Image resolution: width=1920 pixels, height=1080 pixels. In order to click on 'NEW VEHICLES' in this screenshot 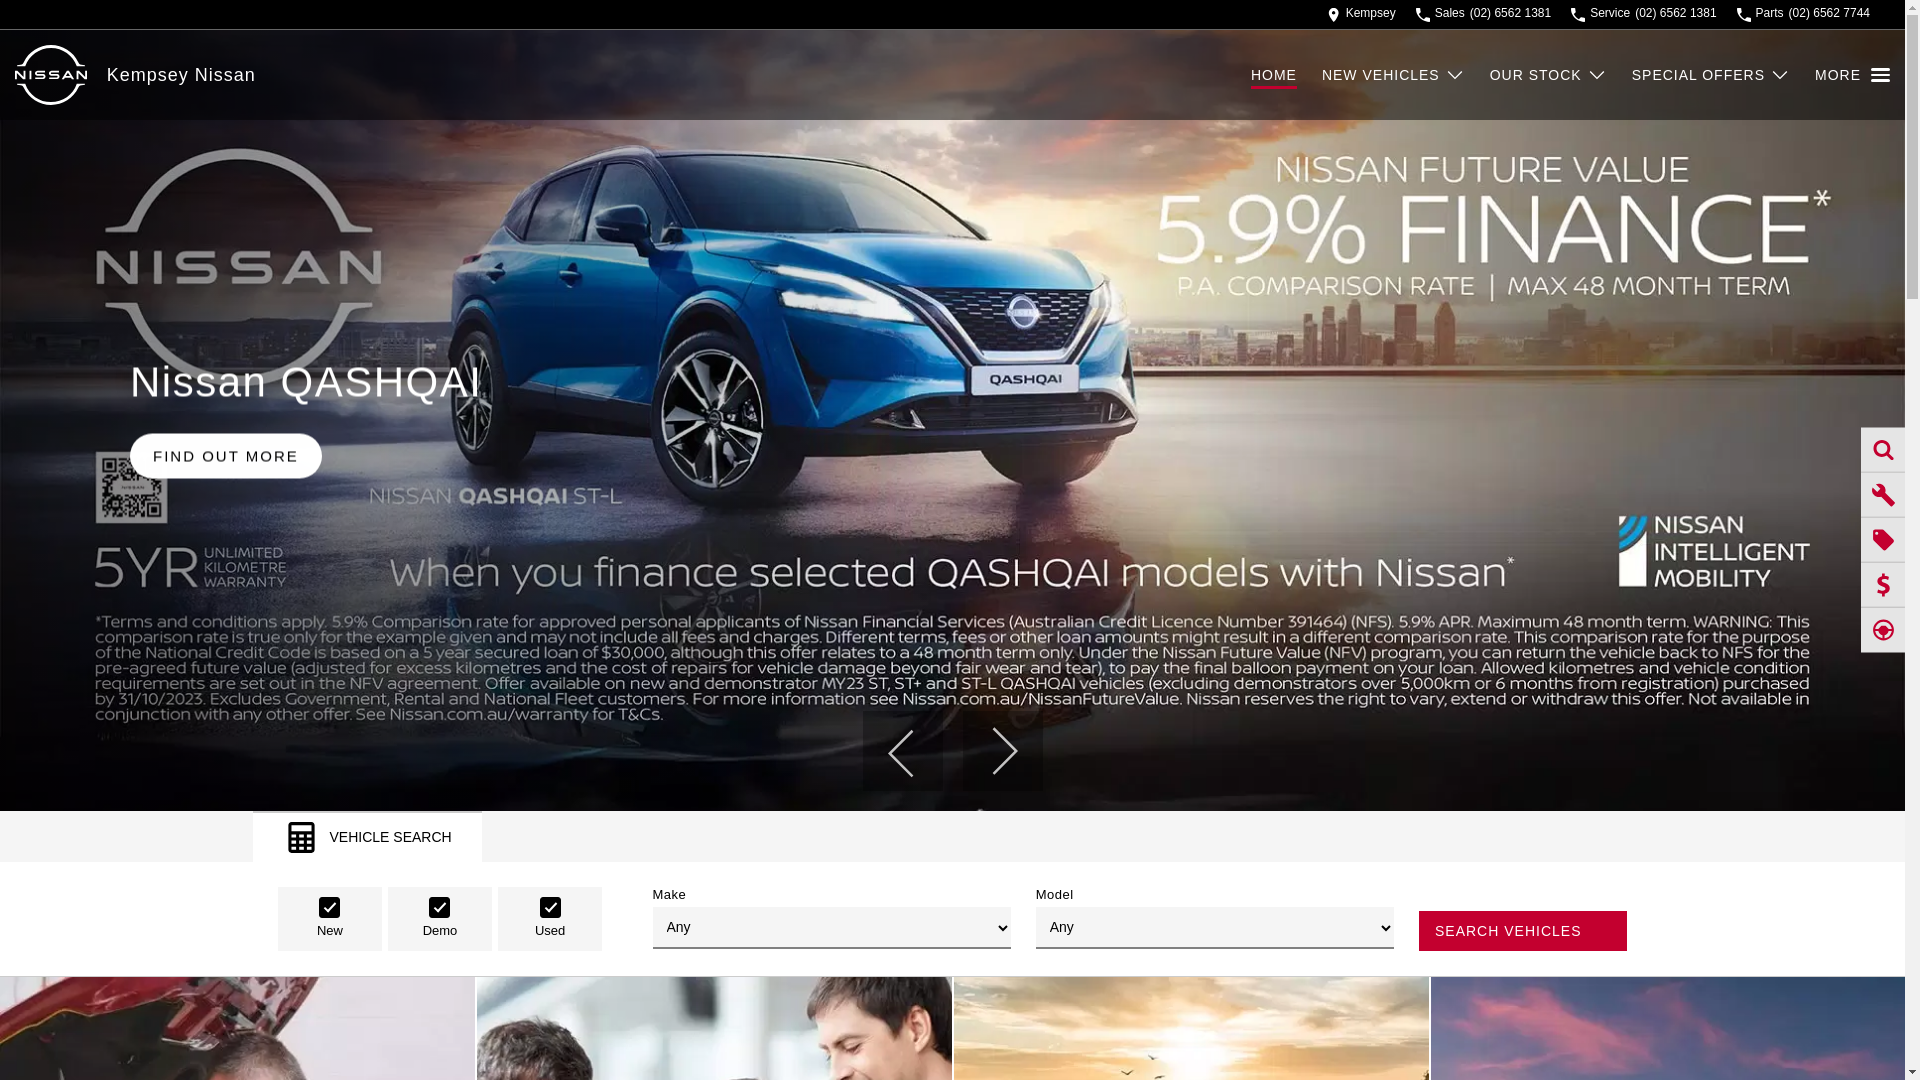, I will do `click(1392, 73)`.